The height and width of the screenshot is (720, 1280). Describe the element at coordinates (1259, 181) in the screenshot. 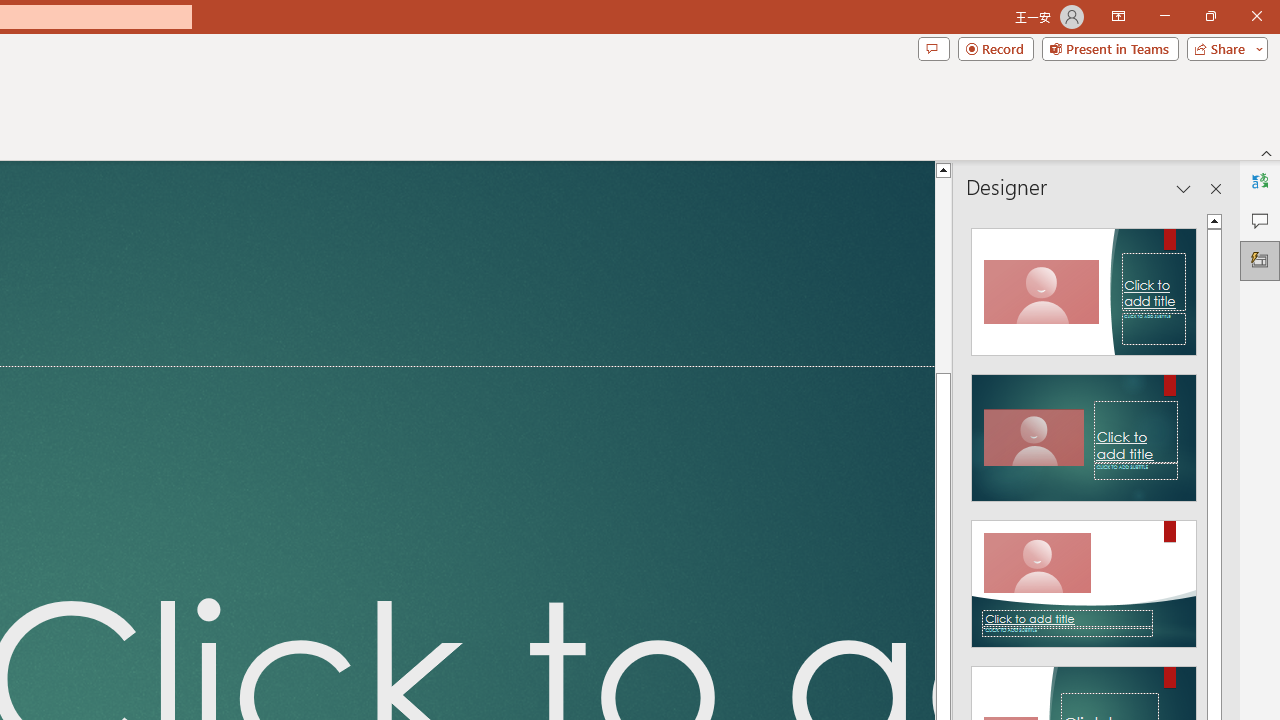

I see `'Translator'` at that location.